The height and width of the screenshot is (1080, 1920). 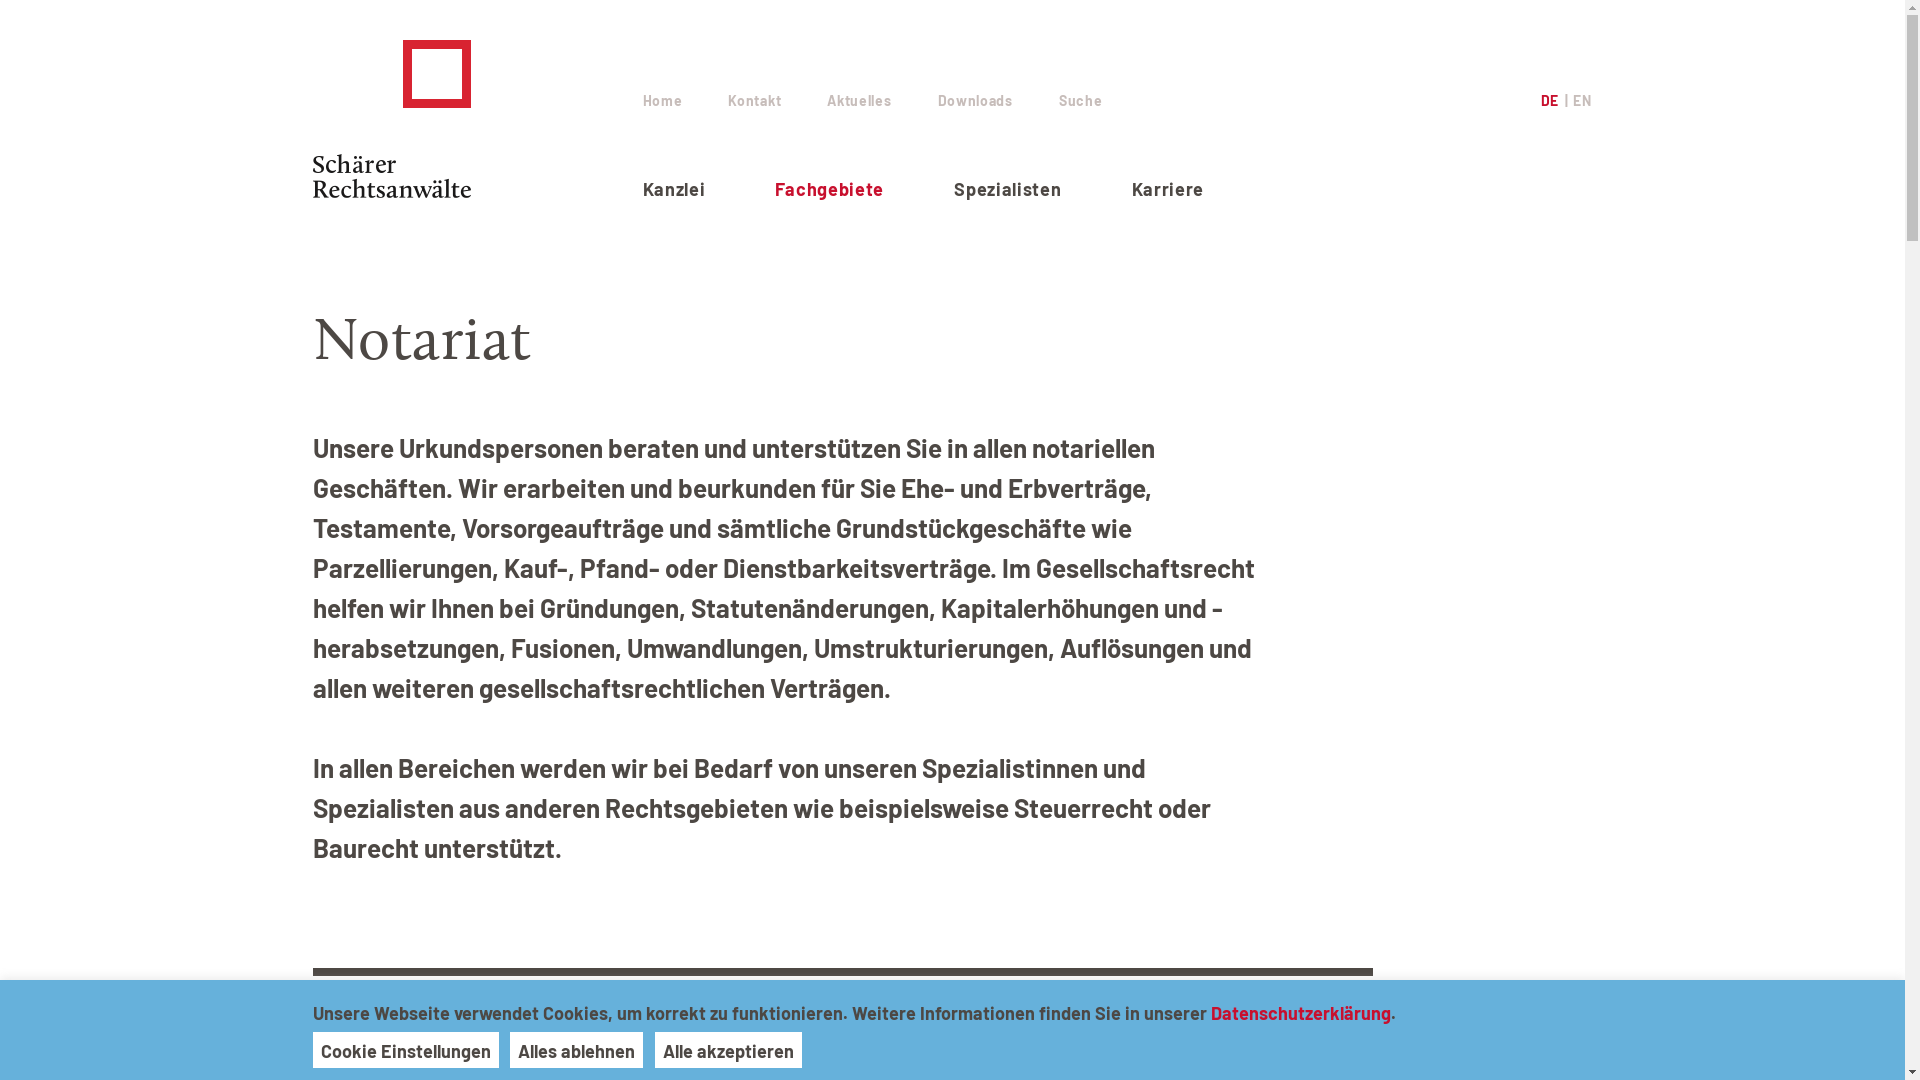 What do you see at coordinates (859, 100) in the screenshot?
I see `'Aktuelles'` at bounding box center [859, 100].